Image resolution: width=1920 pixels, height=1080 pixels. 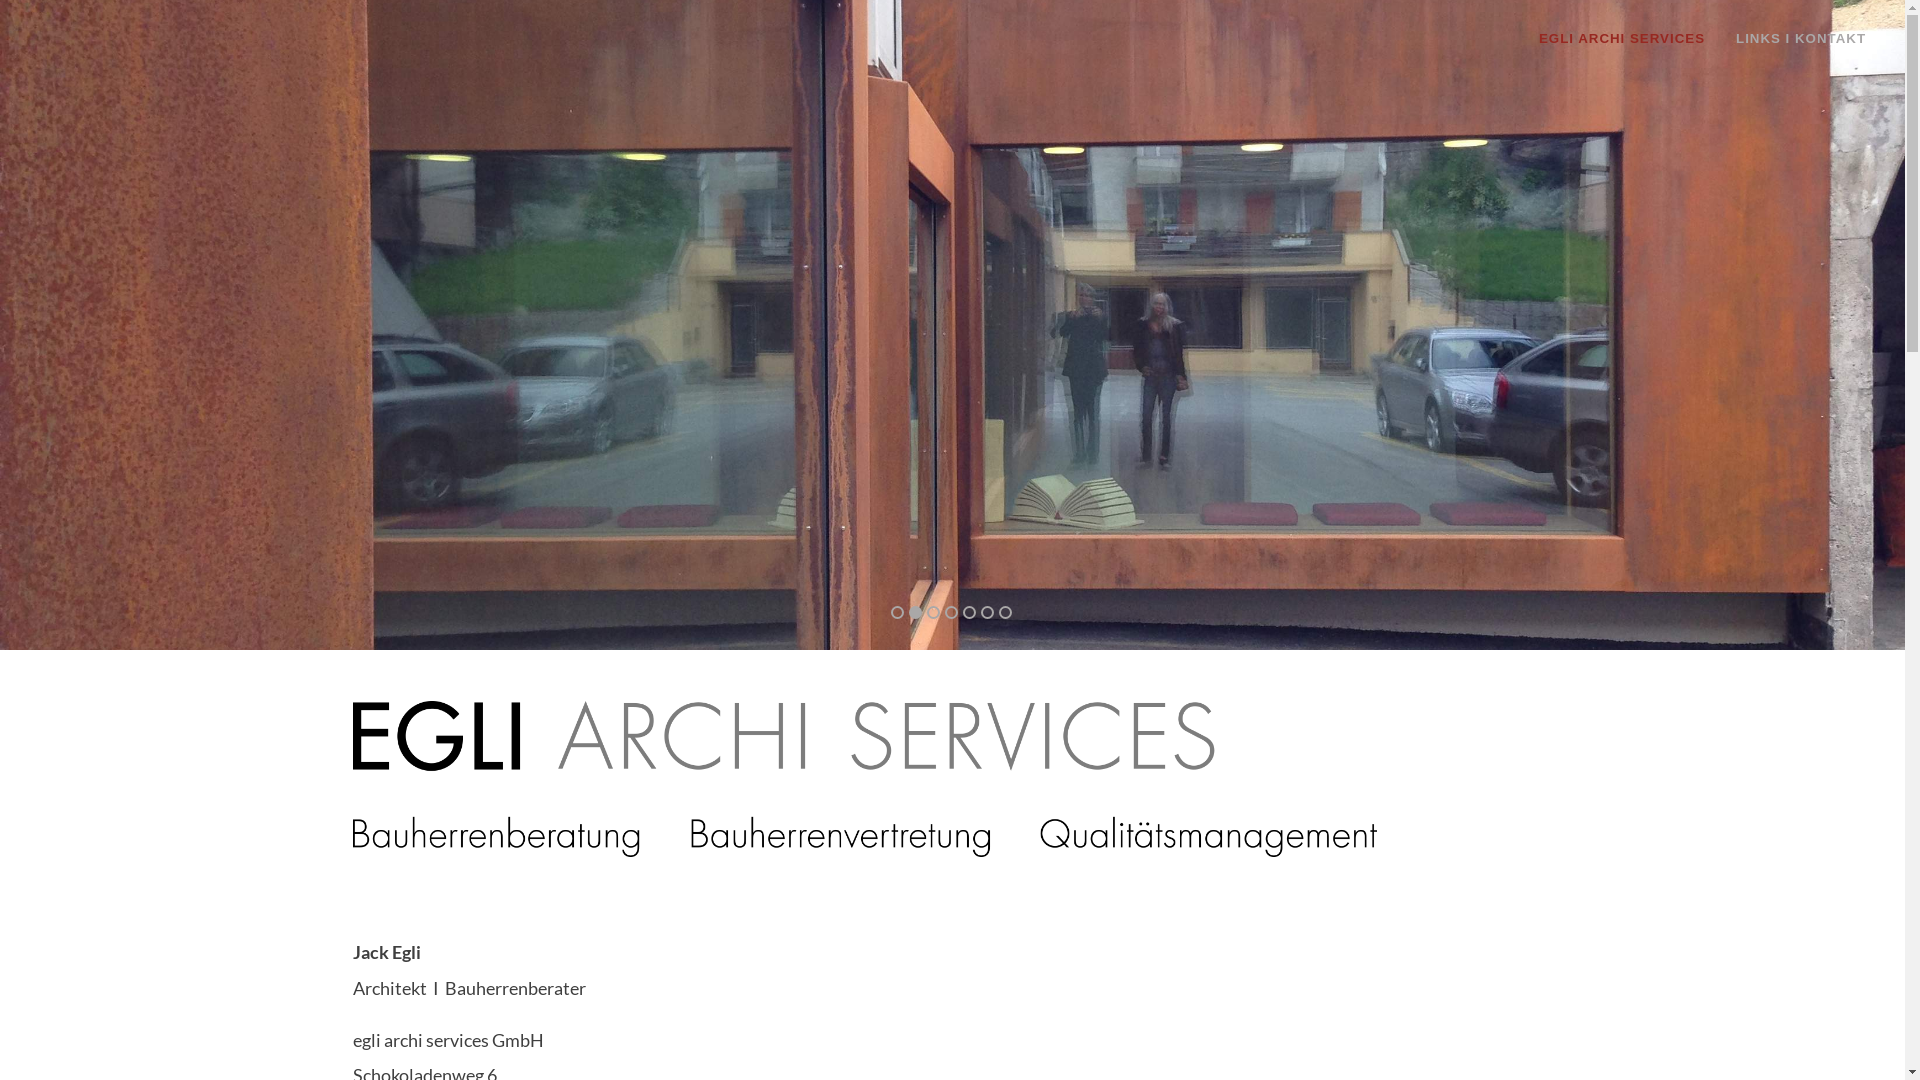 What do you see at coordinates (930, 610) in the screenshot?
I see `'3'` at bounding box center [930, 610].